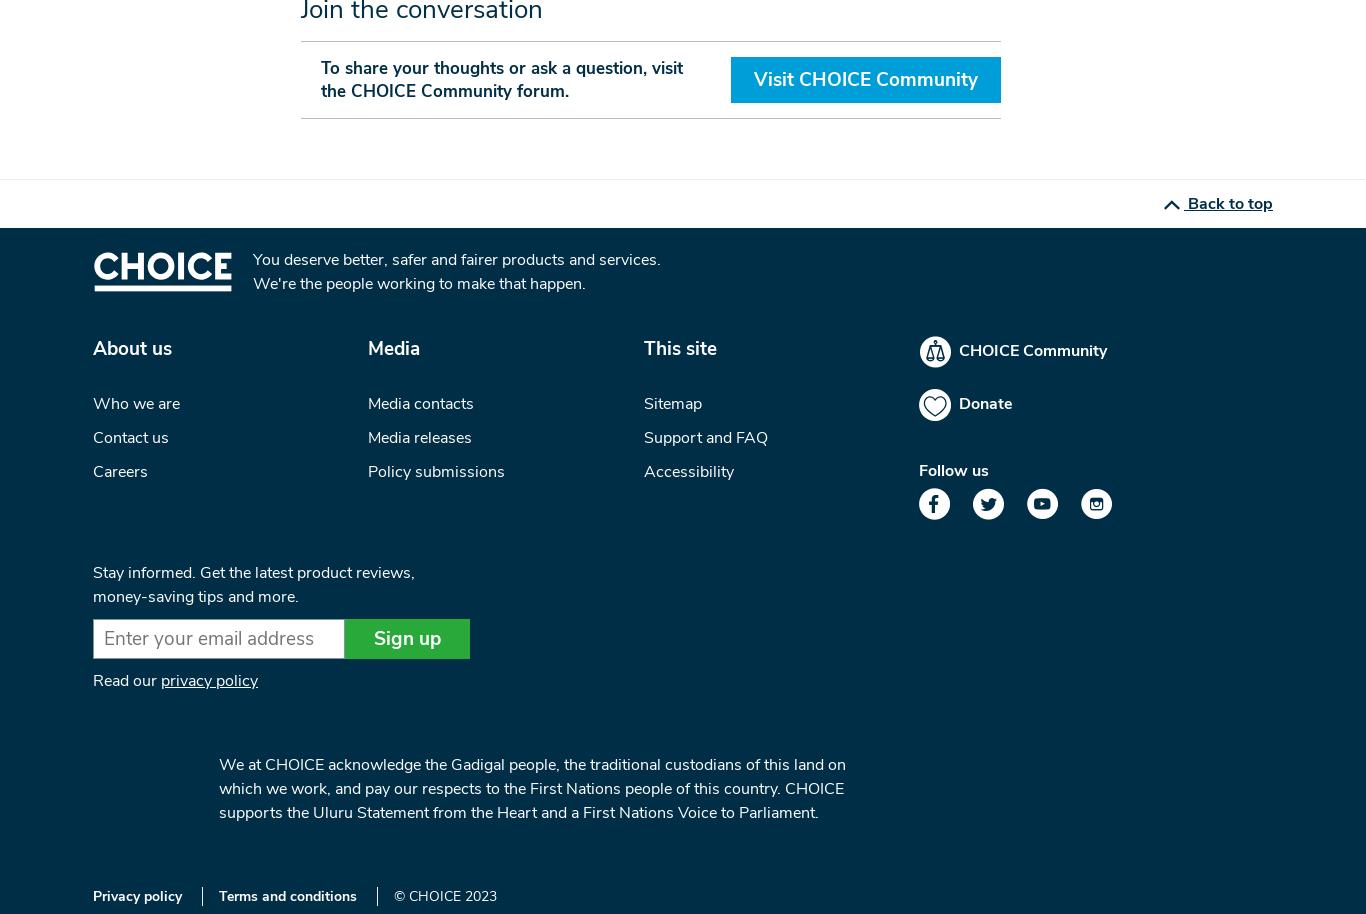 The height and width of the screenshot is (914, 1366). Describe the element at coordinates (863, 78) in the screenshot. I see `'Visit CHOICE Community'` at that location.